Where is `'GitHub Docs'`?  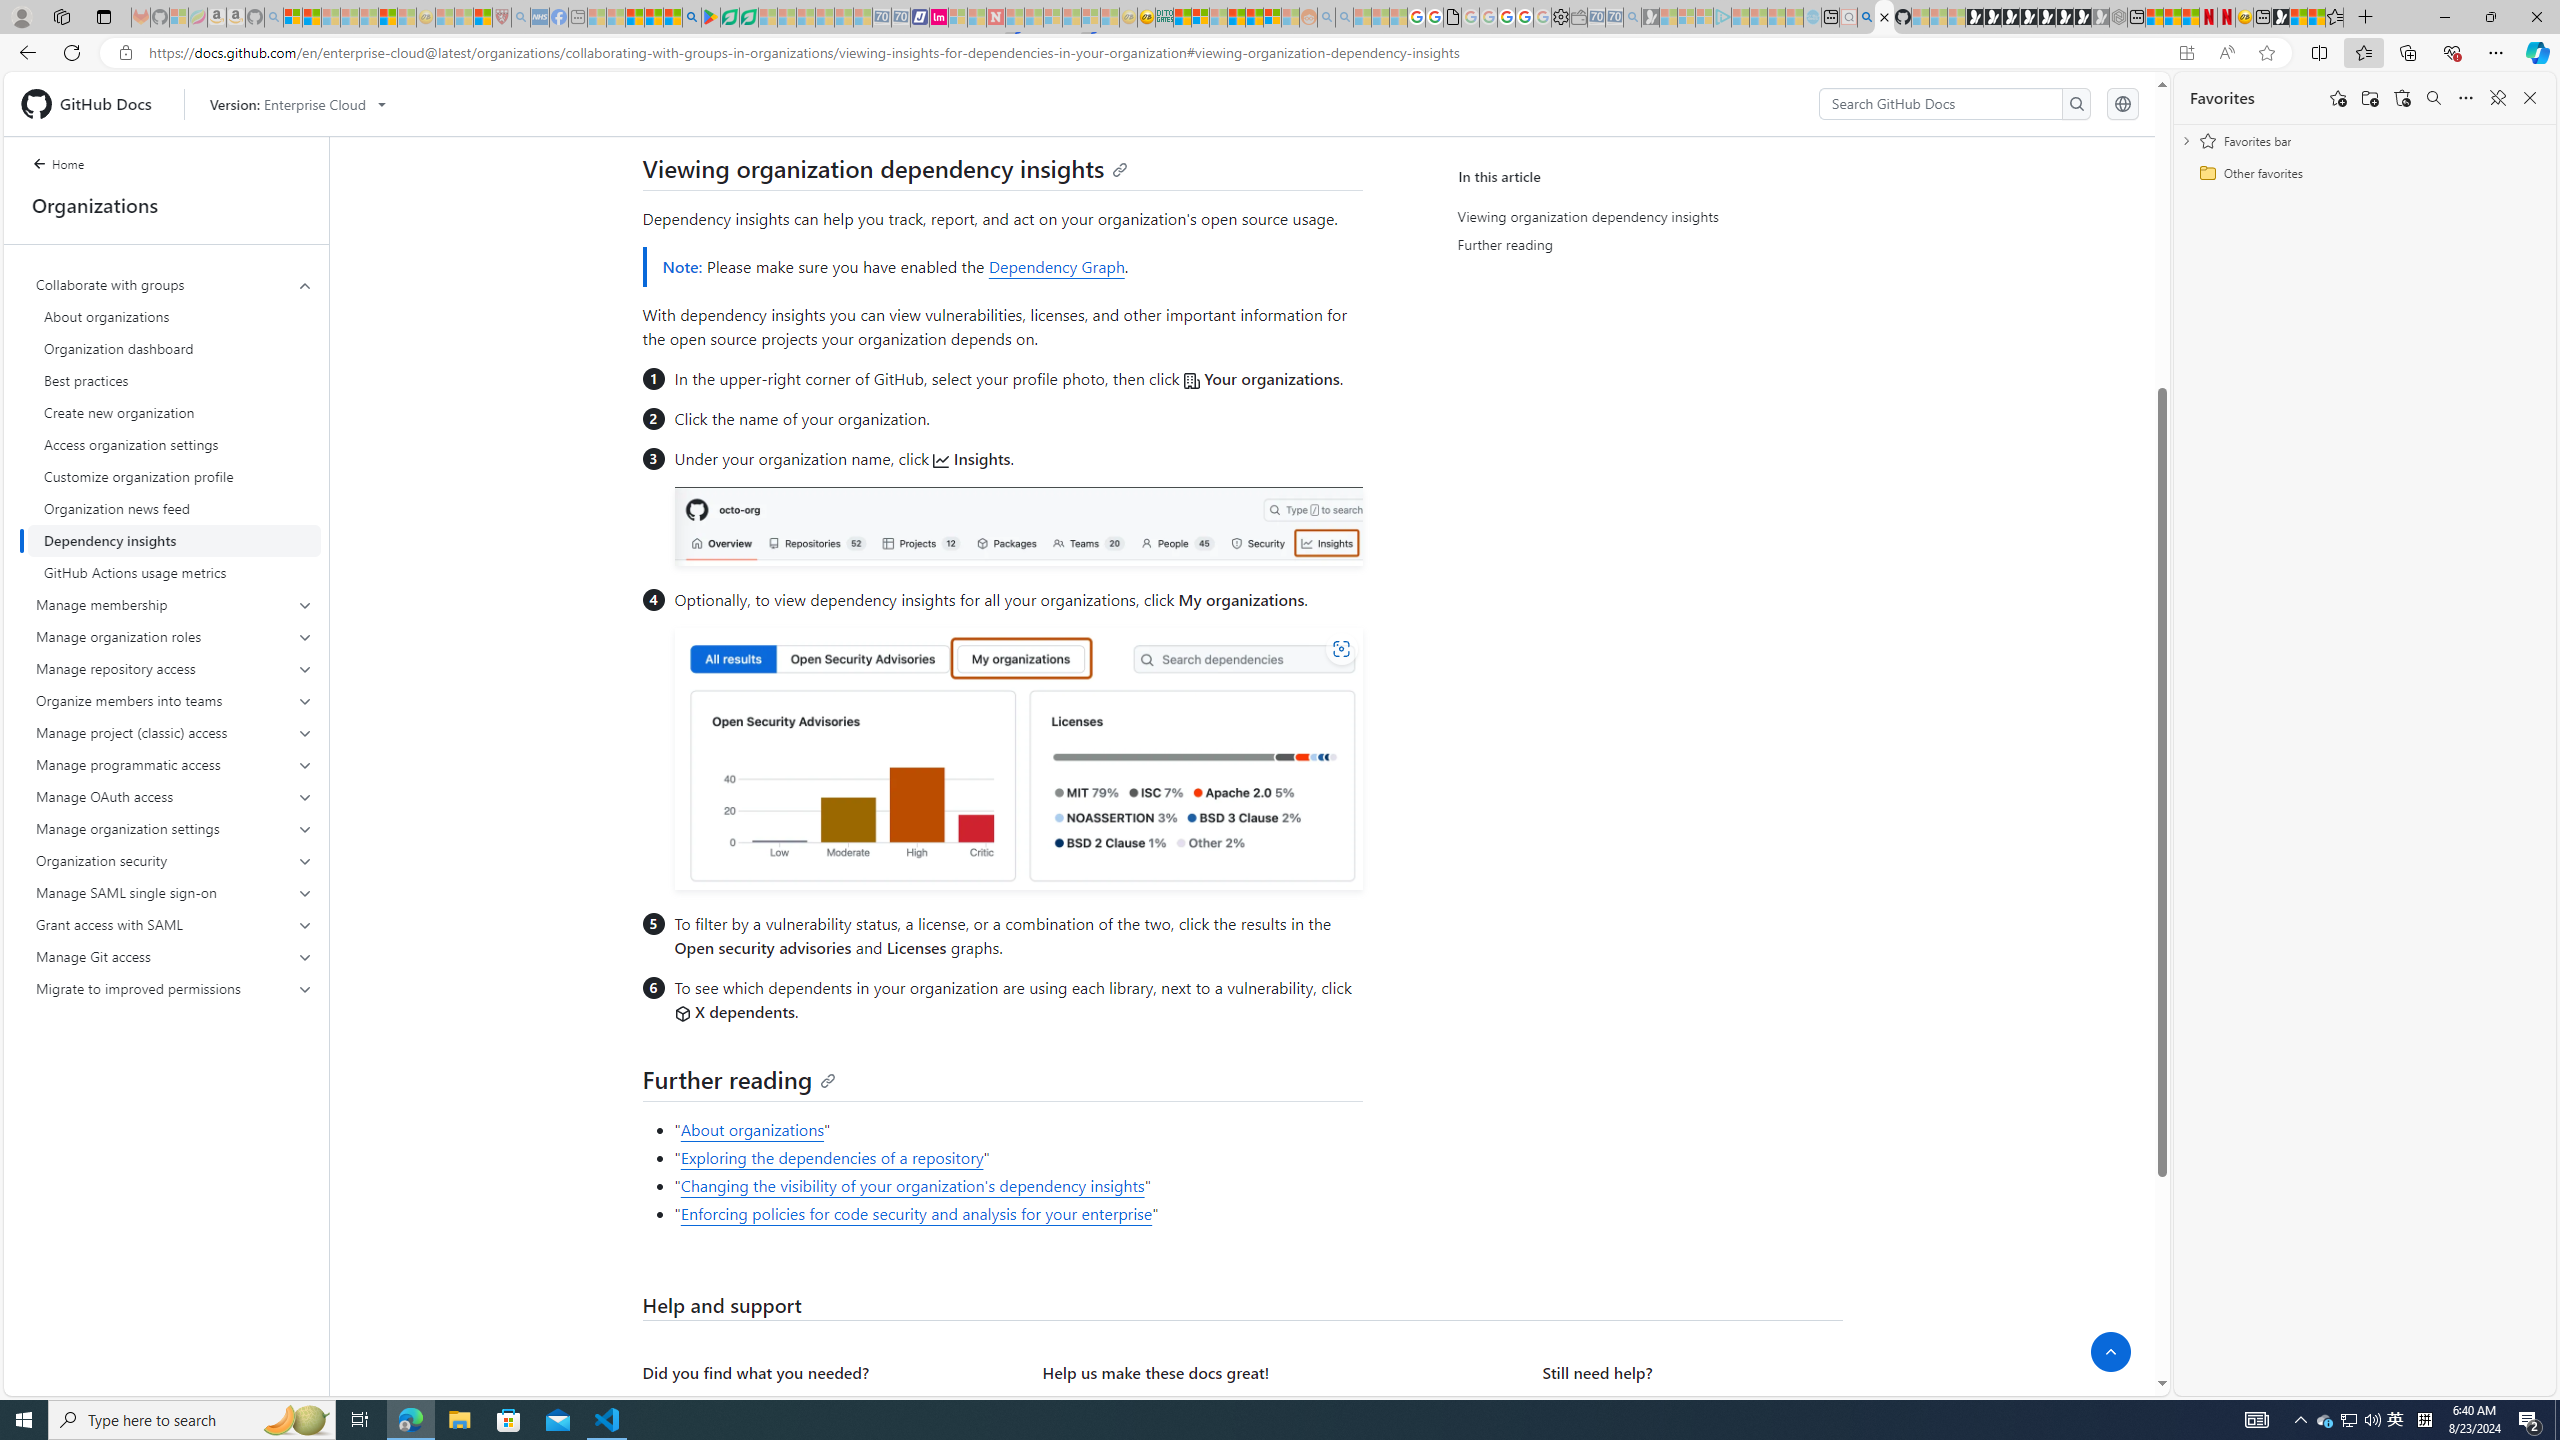 'GitHub Docs' is located at coordinates (93, 103).